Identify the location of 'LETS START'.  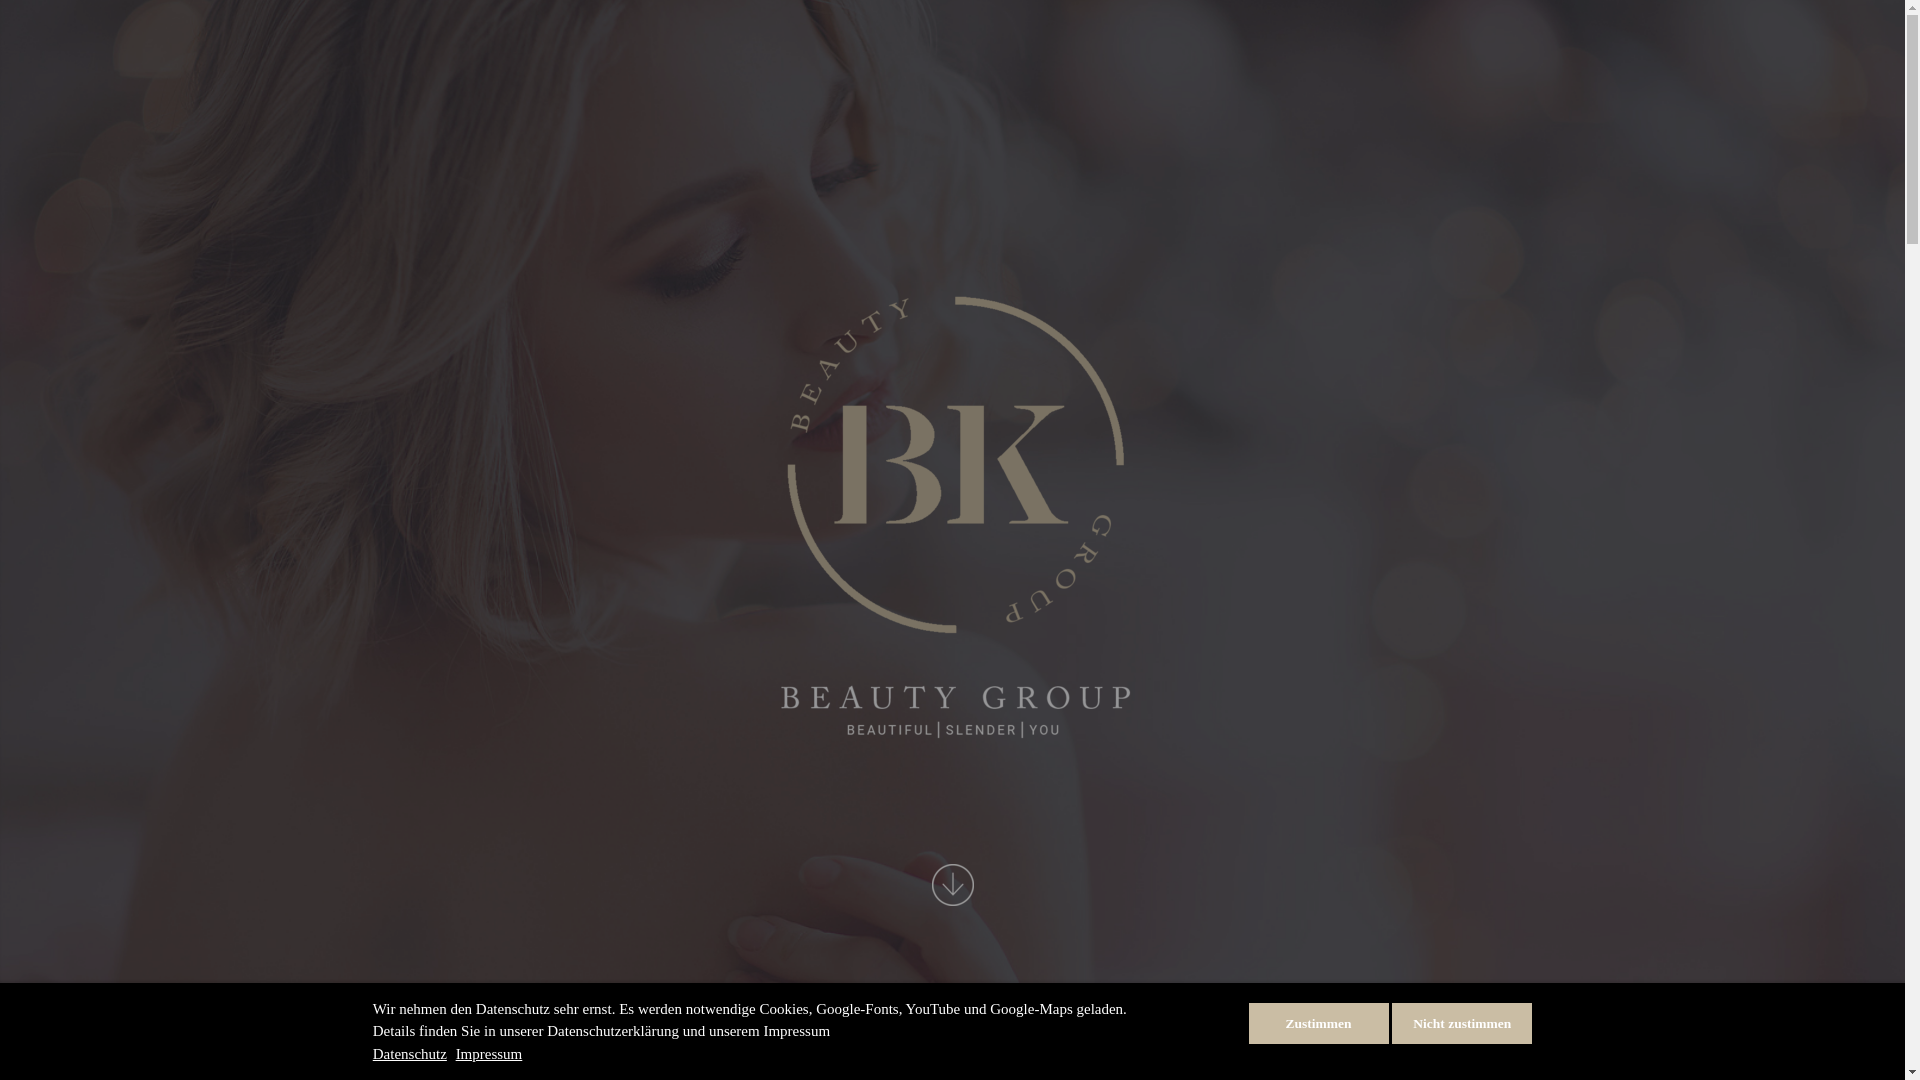
(952, 888).